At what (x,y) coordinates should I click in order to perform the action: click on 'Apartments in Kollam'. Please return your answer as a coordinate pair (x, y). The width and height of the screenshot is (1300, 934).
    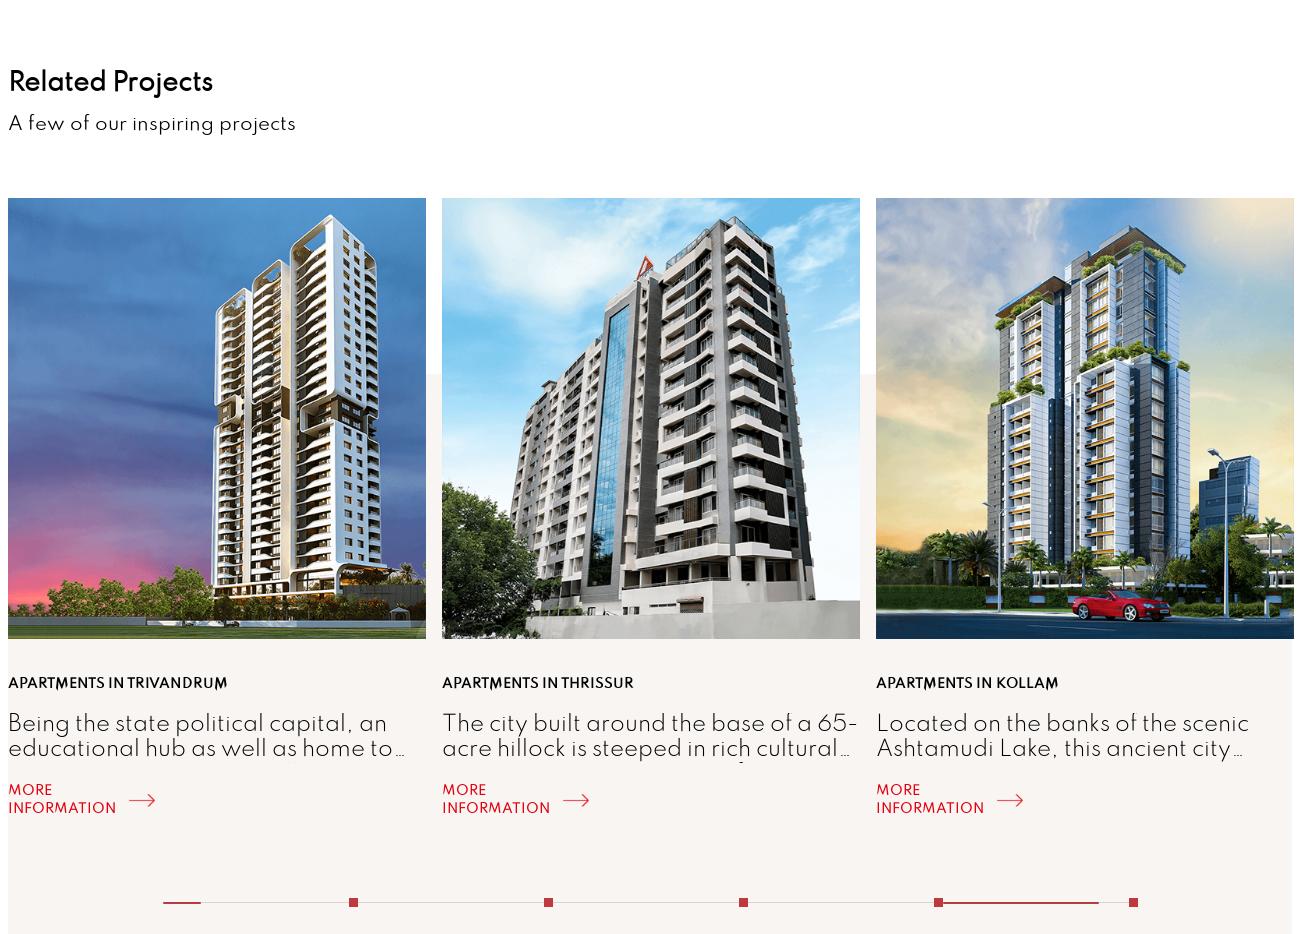
    Looking at the image, I should click on (967, 682).